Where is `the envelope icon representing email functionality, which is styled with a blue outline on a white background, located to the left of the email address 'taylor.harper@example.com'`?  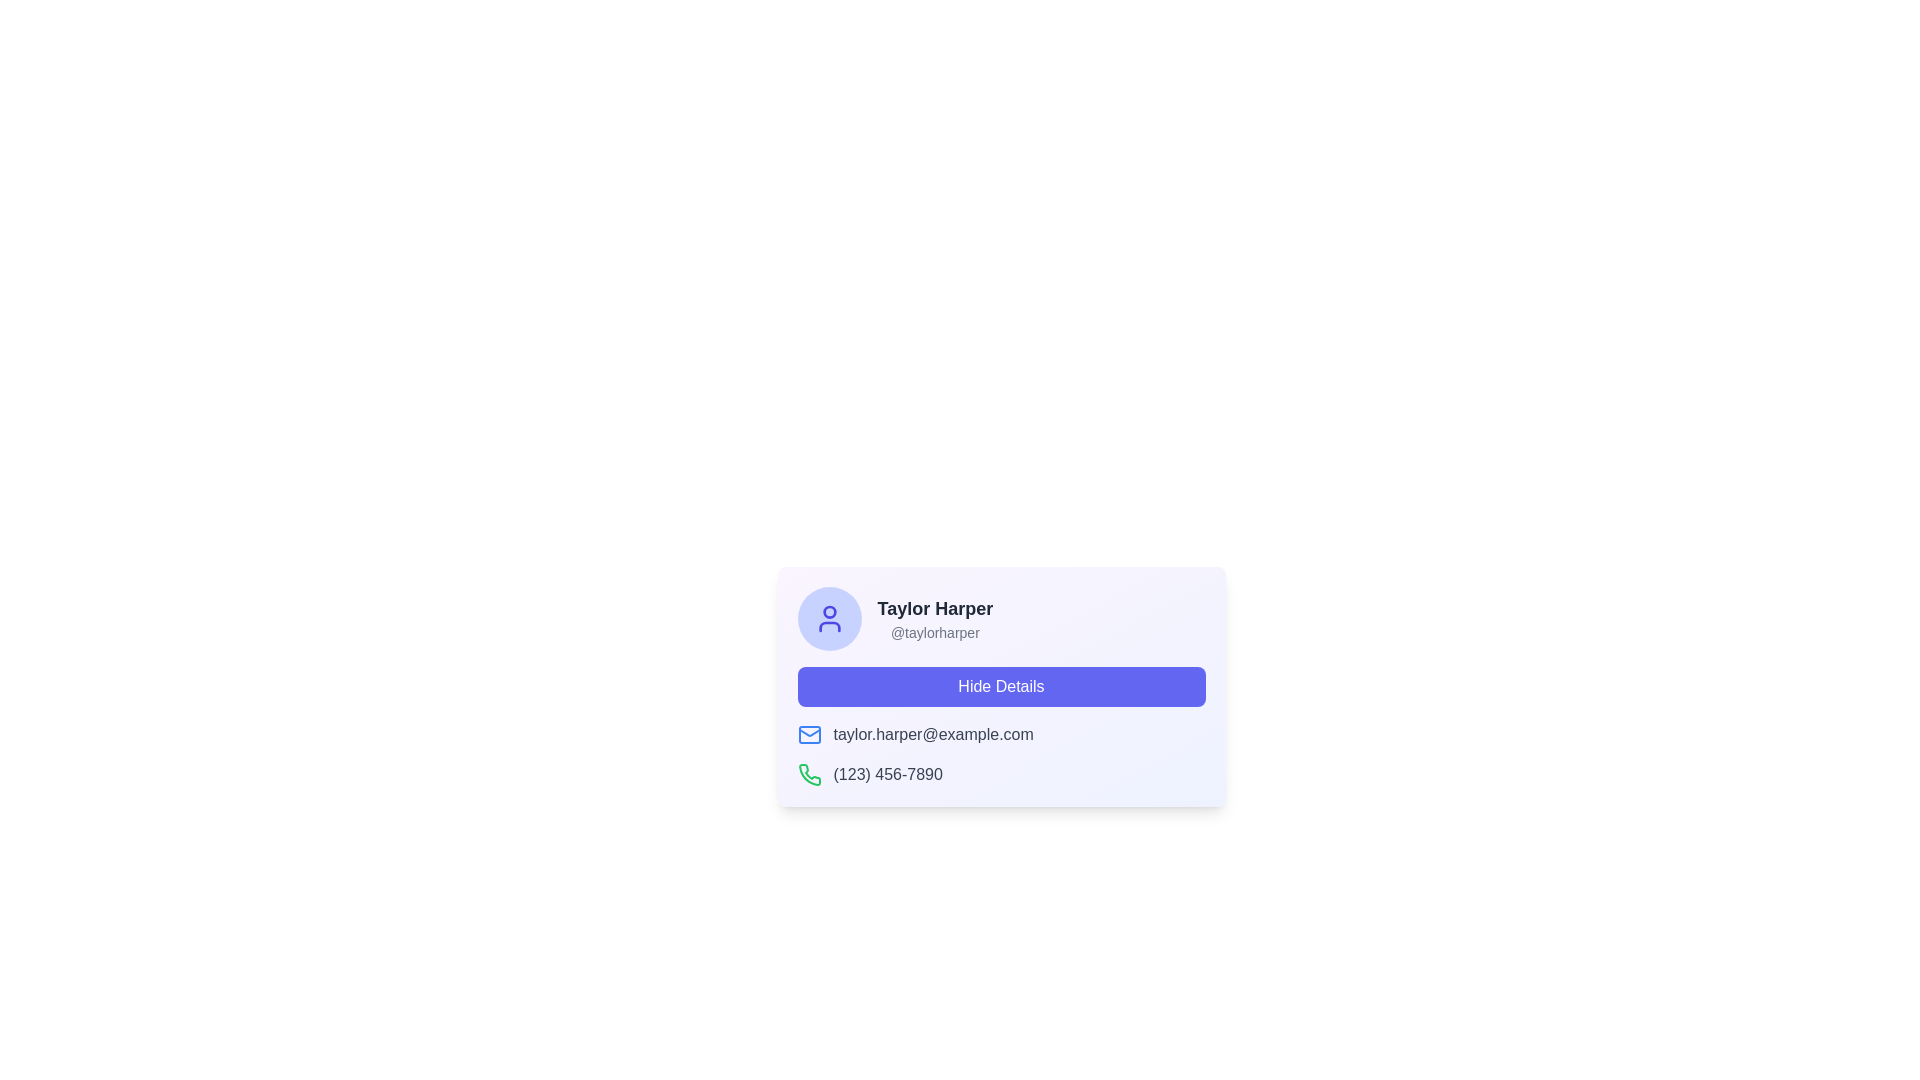 the envelope icon representing email functionality, which is styled with a blue outline on a white background, located to the left of the email address 'taylor.harper@example.com' is located at coordinates (809, 735).